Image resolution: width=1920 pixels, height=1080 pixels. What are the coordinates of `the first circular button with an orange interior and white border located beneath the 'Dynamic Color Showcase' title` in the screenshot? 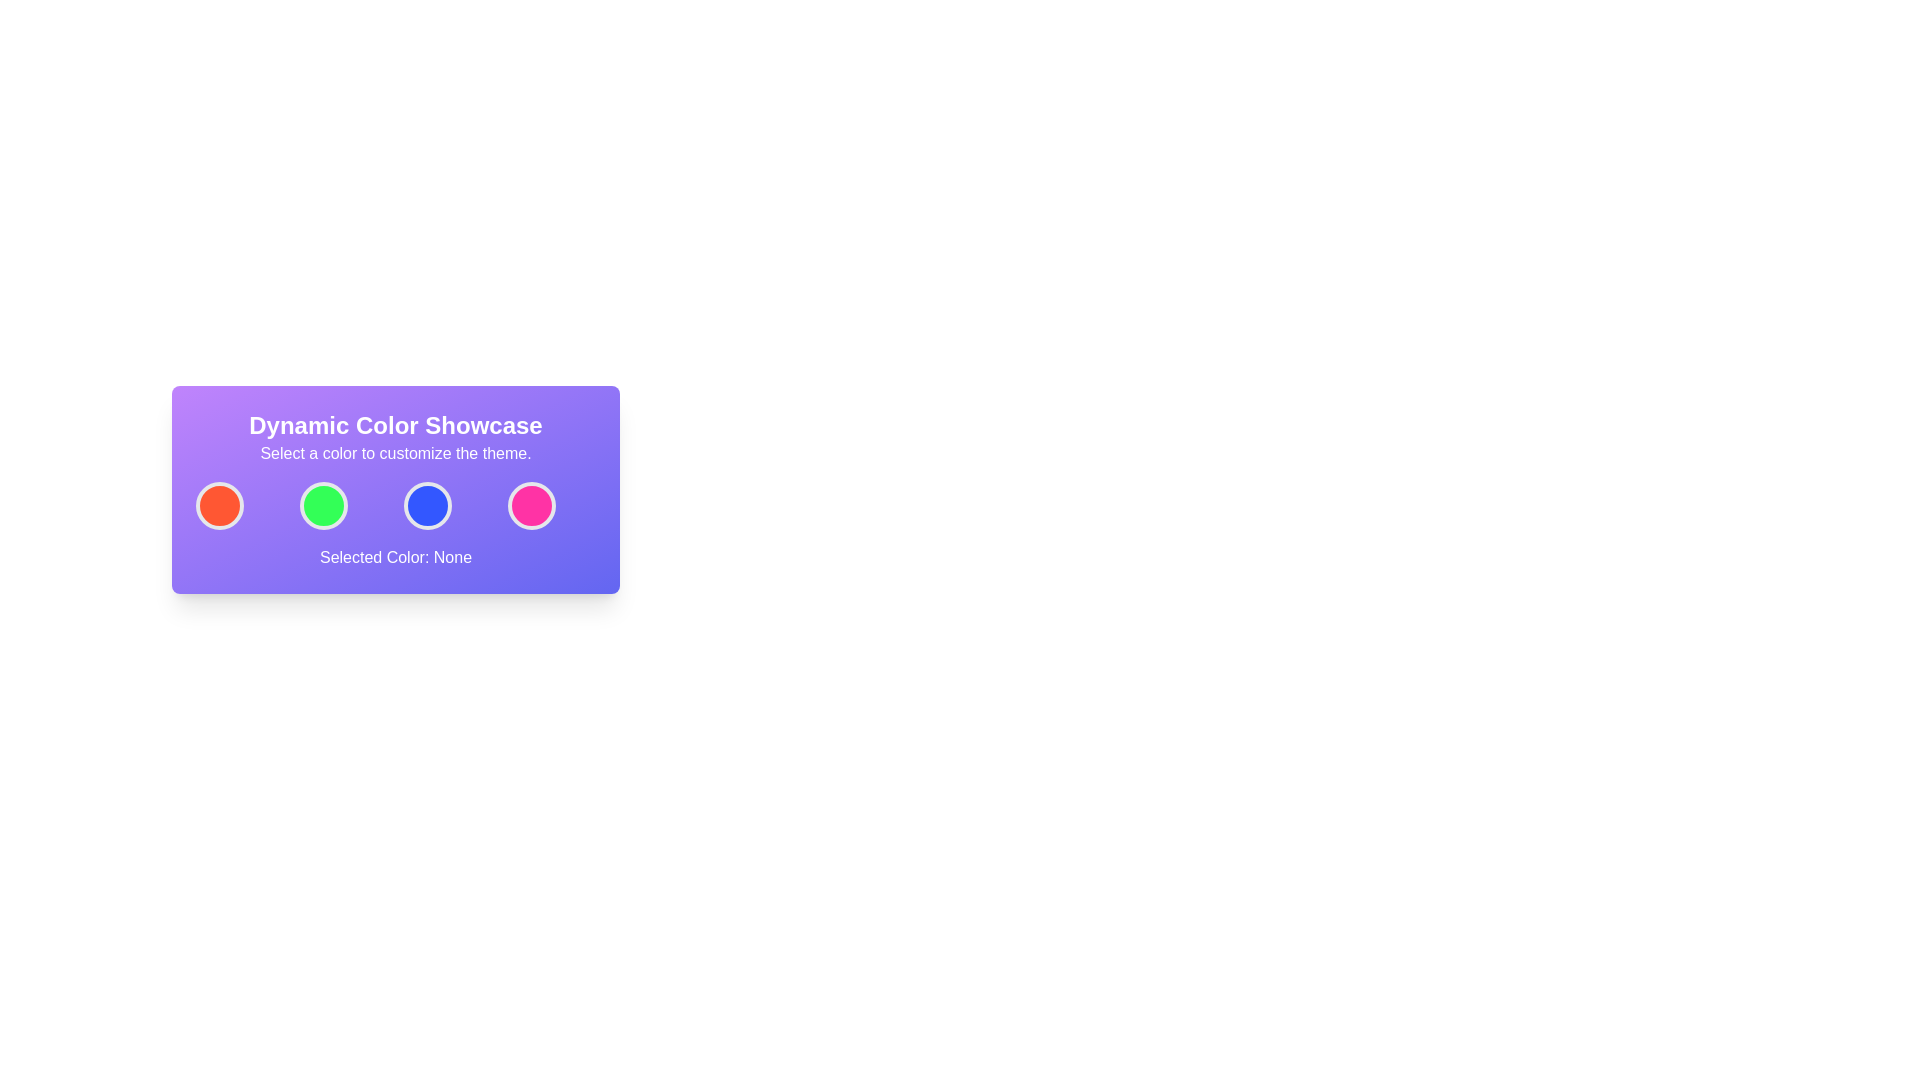 It's located at (220, 504).